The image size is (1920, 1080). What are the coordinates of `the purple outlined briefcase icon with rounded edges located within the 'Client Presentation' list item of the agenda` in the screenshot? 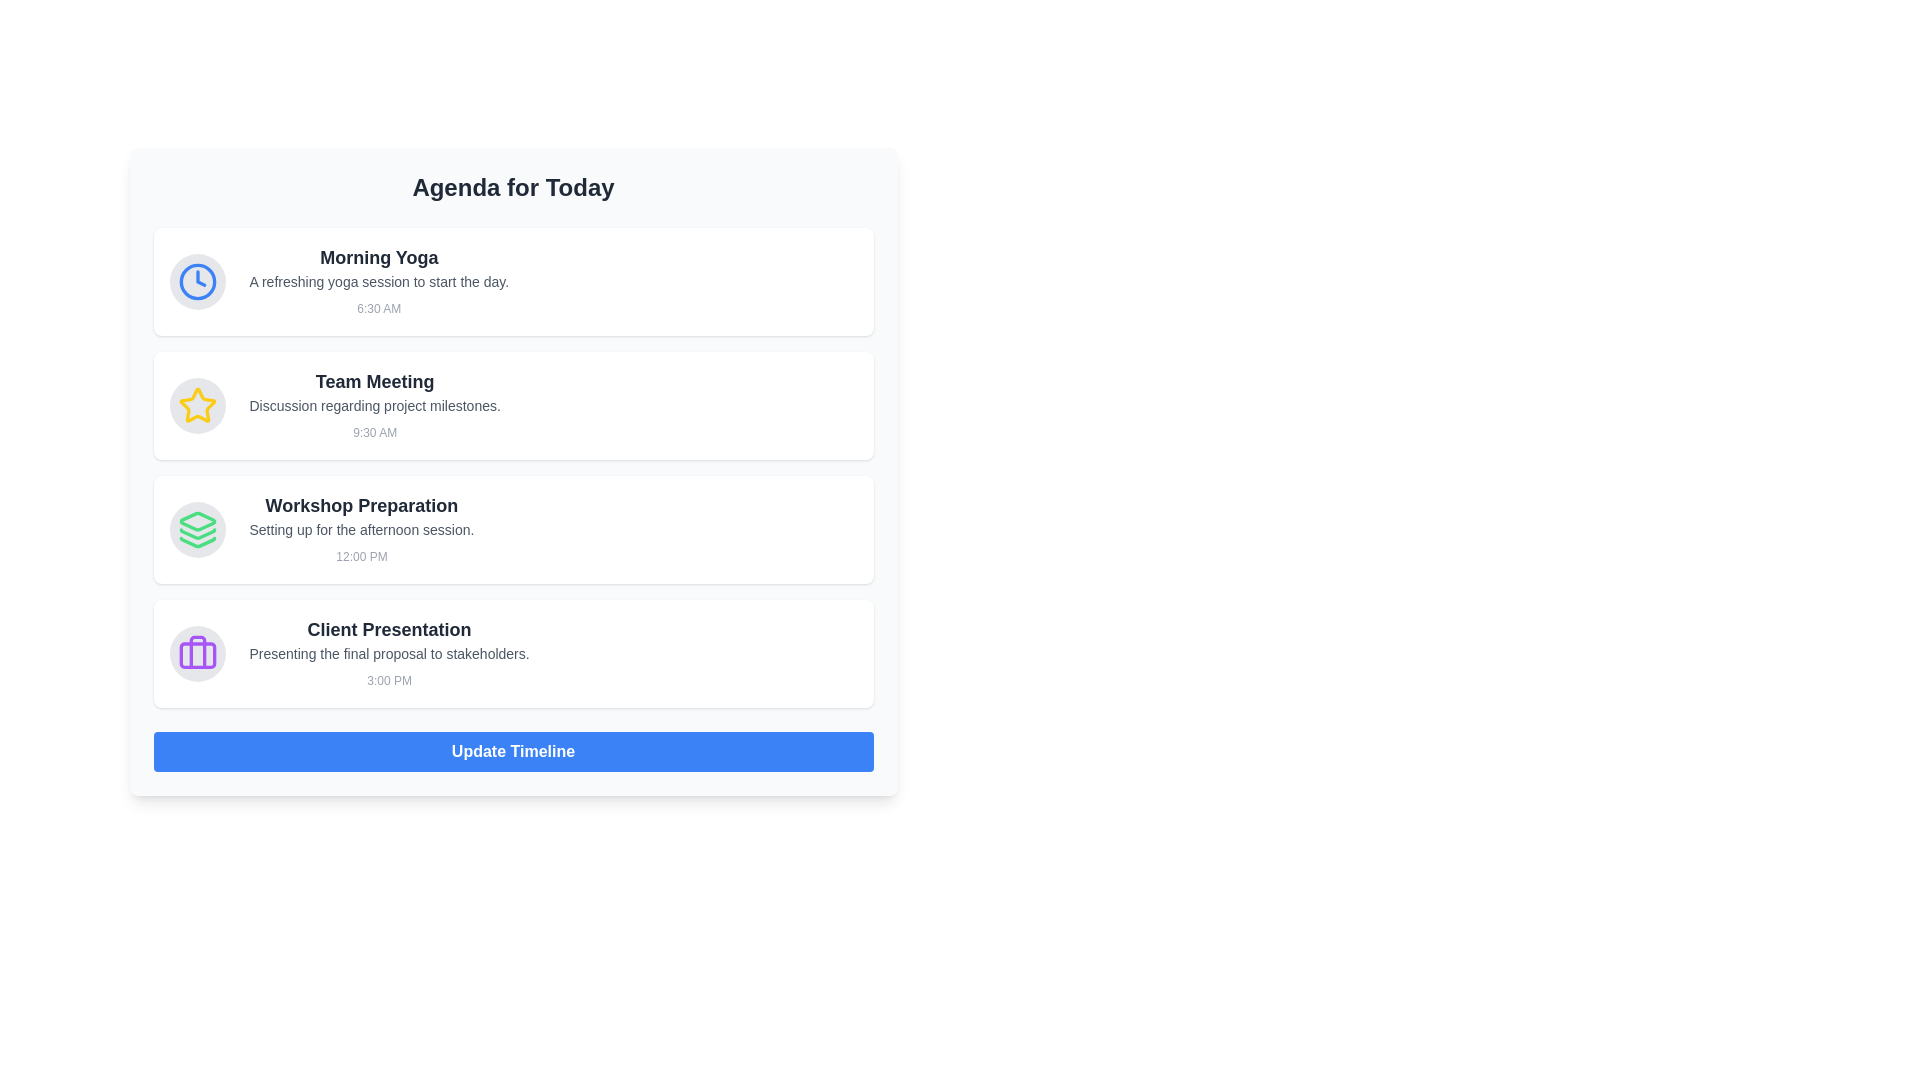 It's located at (197, 654).